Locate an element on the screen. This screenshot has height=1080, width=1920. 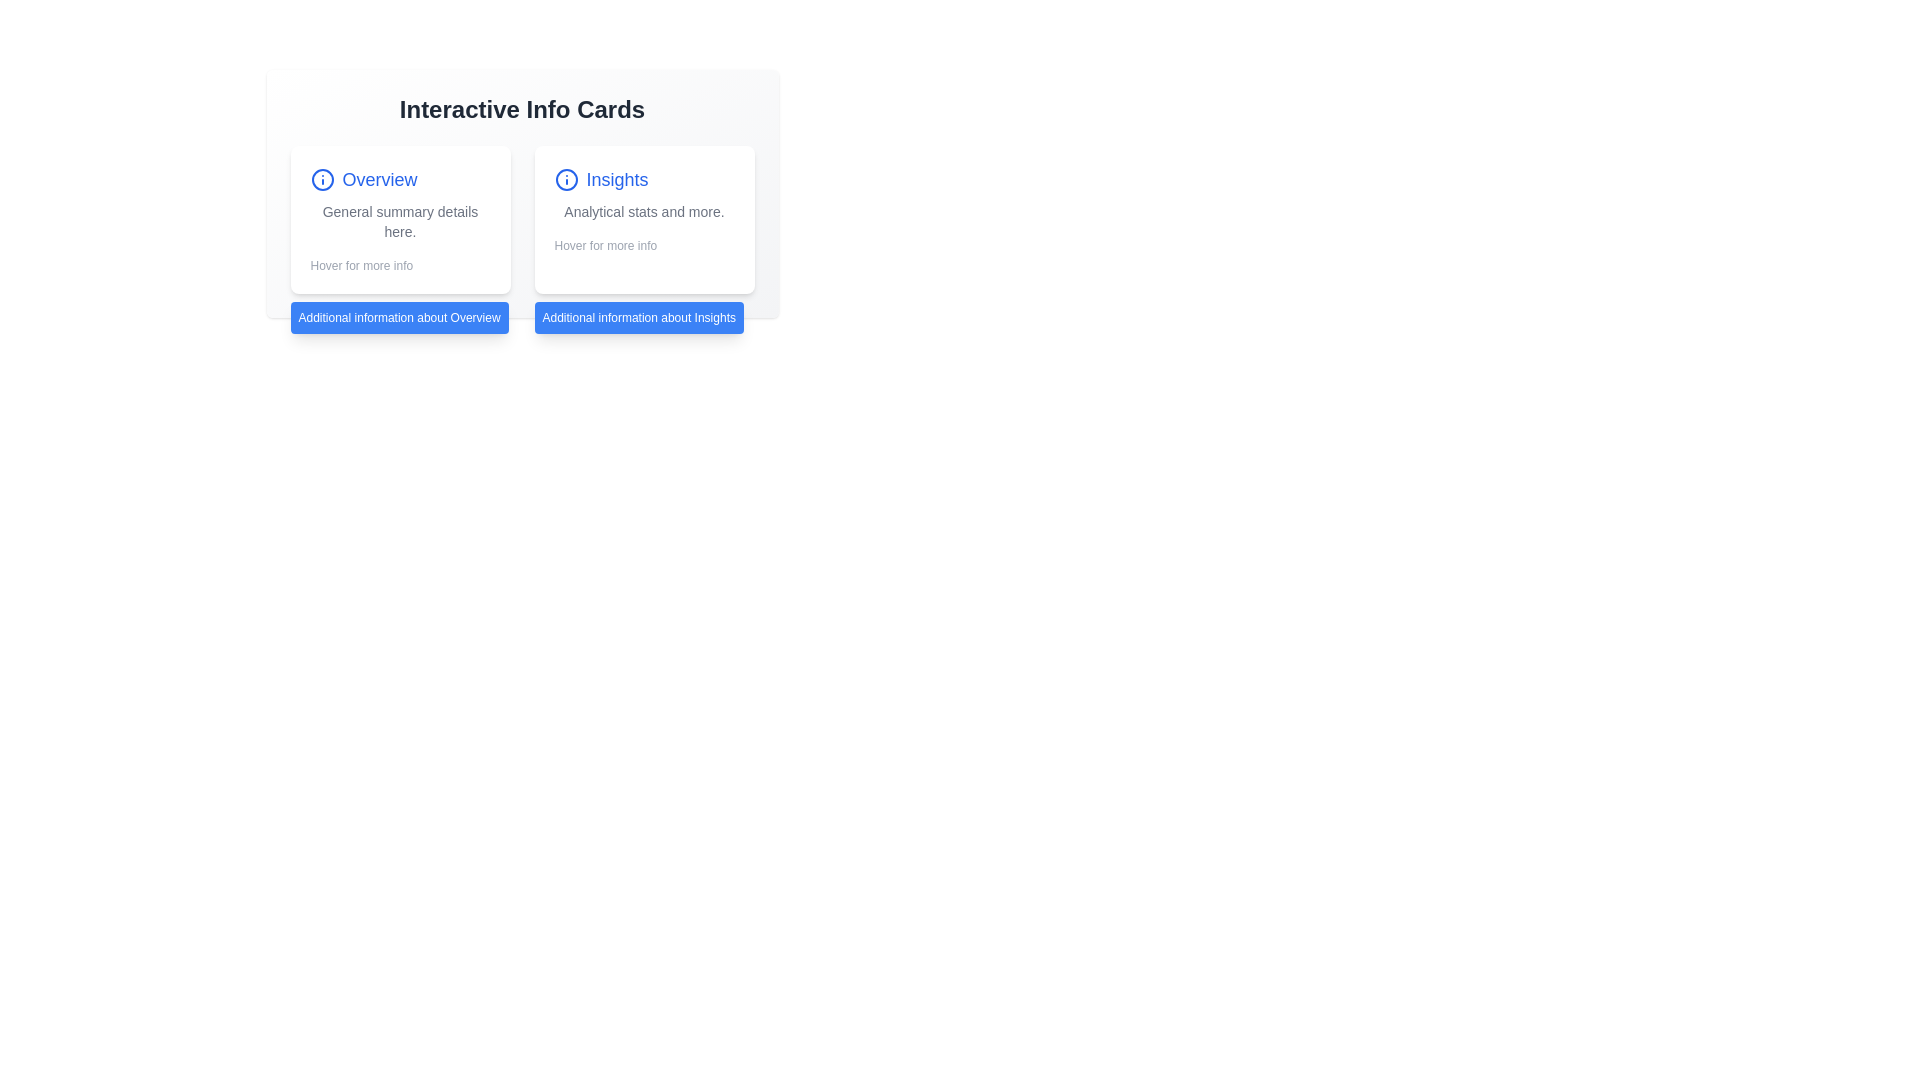
the illustrative icon located at the center of the 'Insights' card is located at coordinates (565, 180).